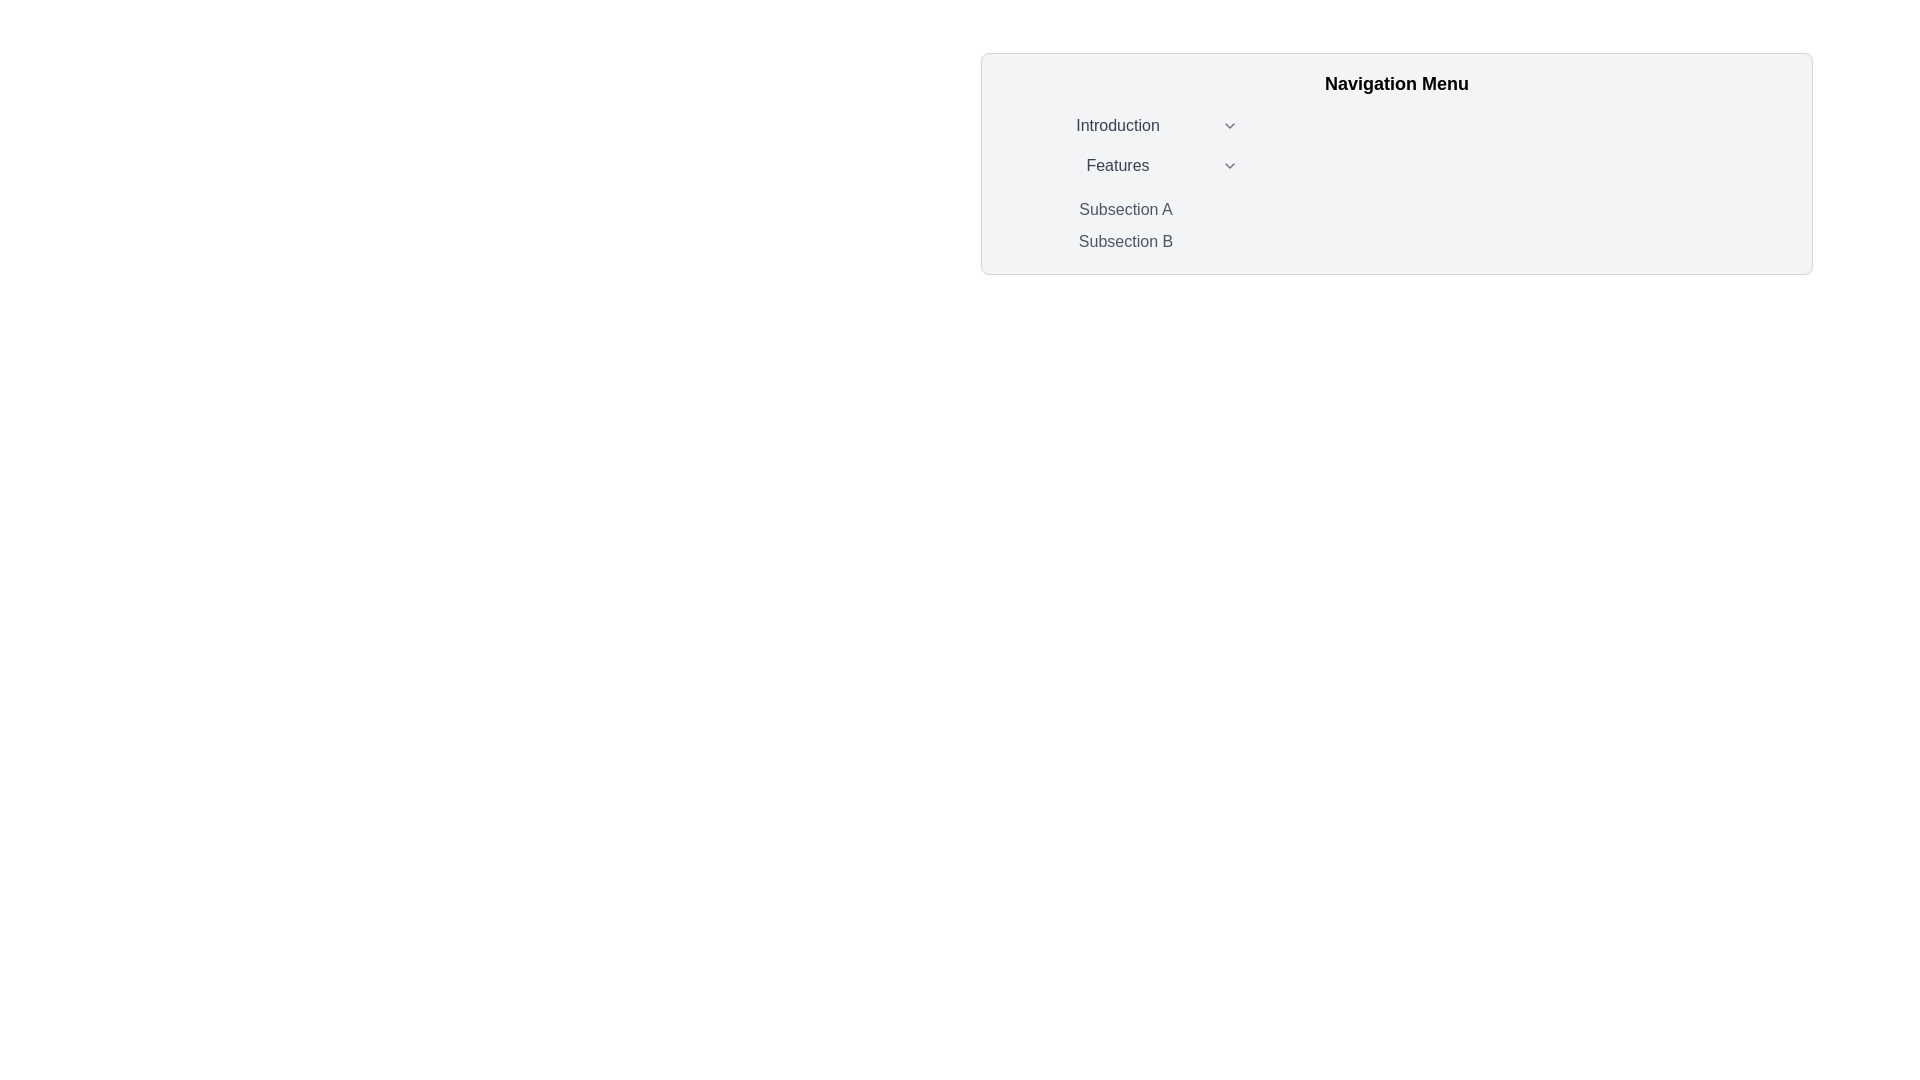 Image resolution: width=1920 pixels, height=1080 pixels. Describe the element at coordinates (1117, 126) in the screenshot. I see `the Text Label displaying 'Introduction' in the navigation menu, which is located at the top of the vertical list of menu items` at that location.